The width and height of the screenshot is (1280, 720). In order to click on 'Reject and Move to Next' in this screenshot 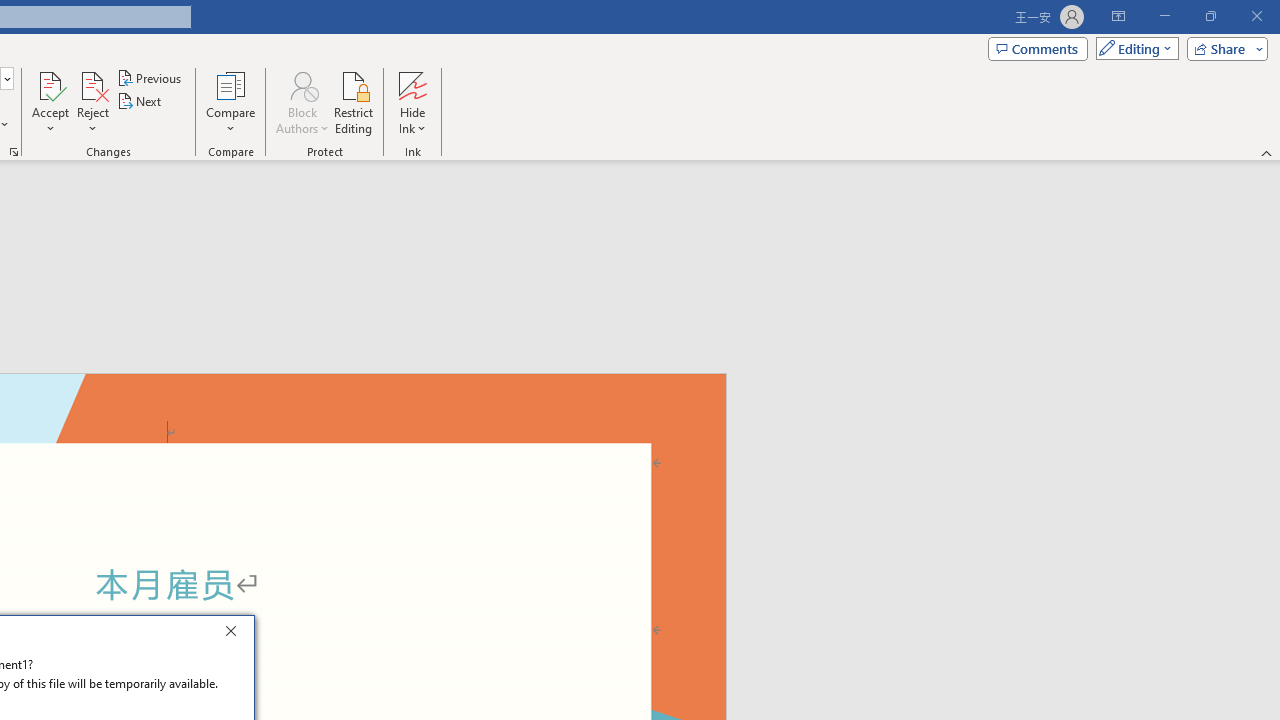, I will do `click(91, 84)`.